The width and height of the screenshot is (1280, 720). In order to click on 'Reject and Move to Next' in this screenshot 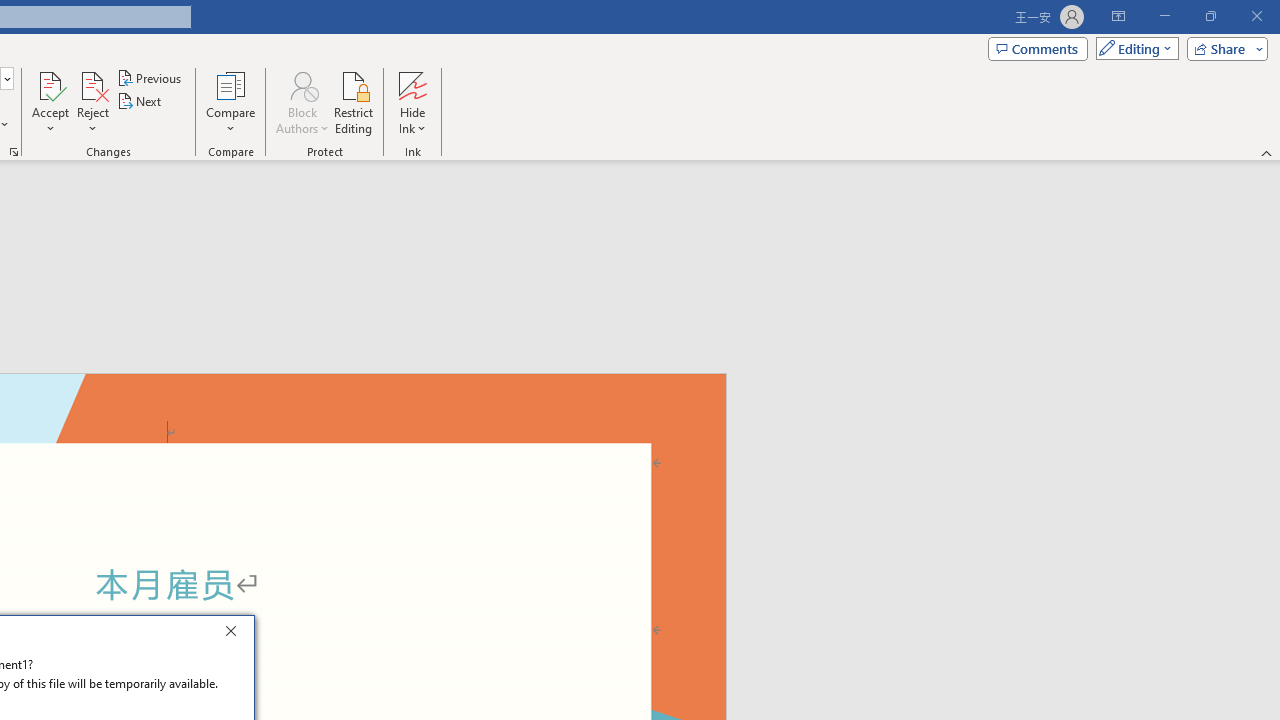, I will do `click(91, 84)`.